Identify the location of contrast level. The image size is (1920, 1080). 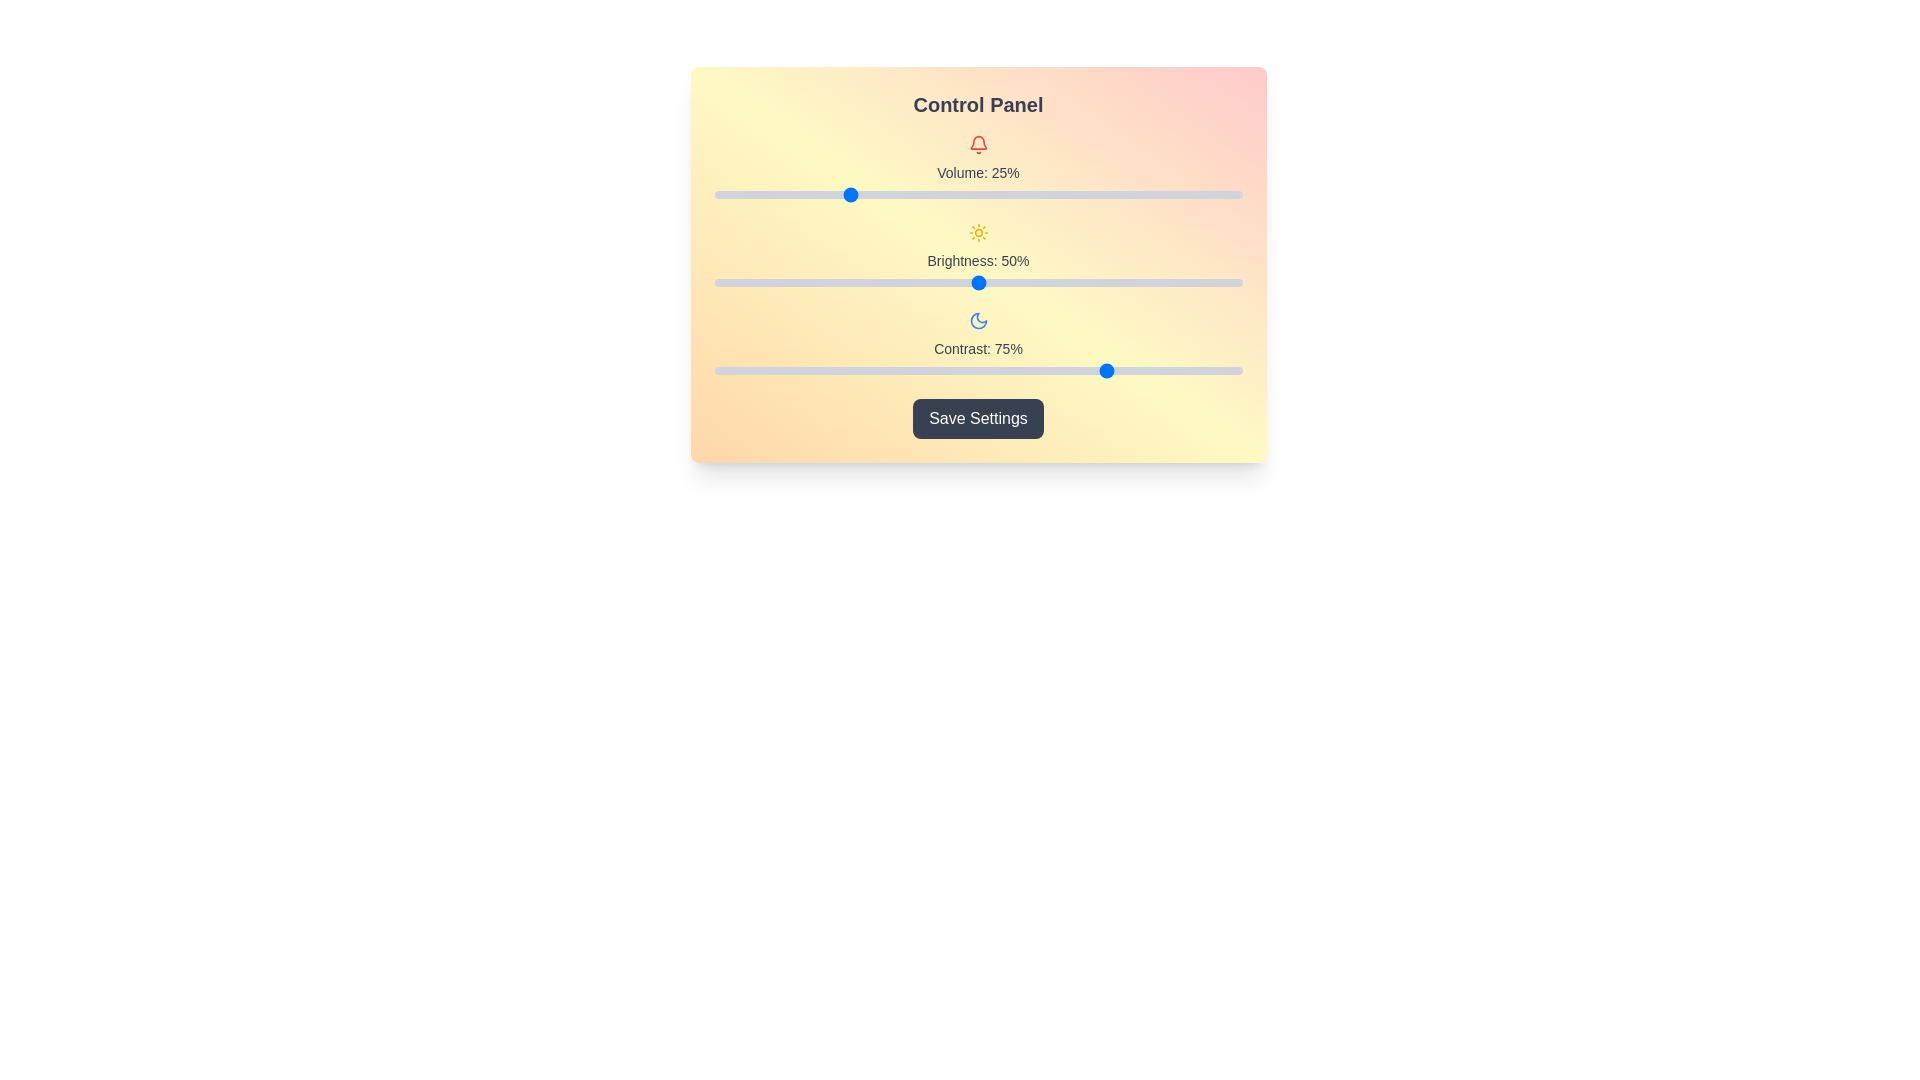
(1051, 370).